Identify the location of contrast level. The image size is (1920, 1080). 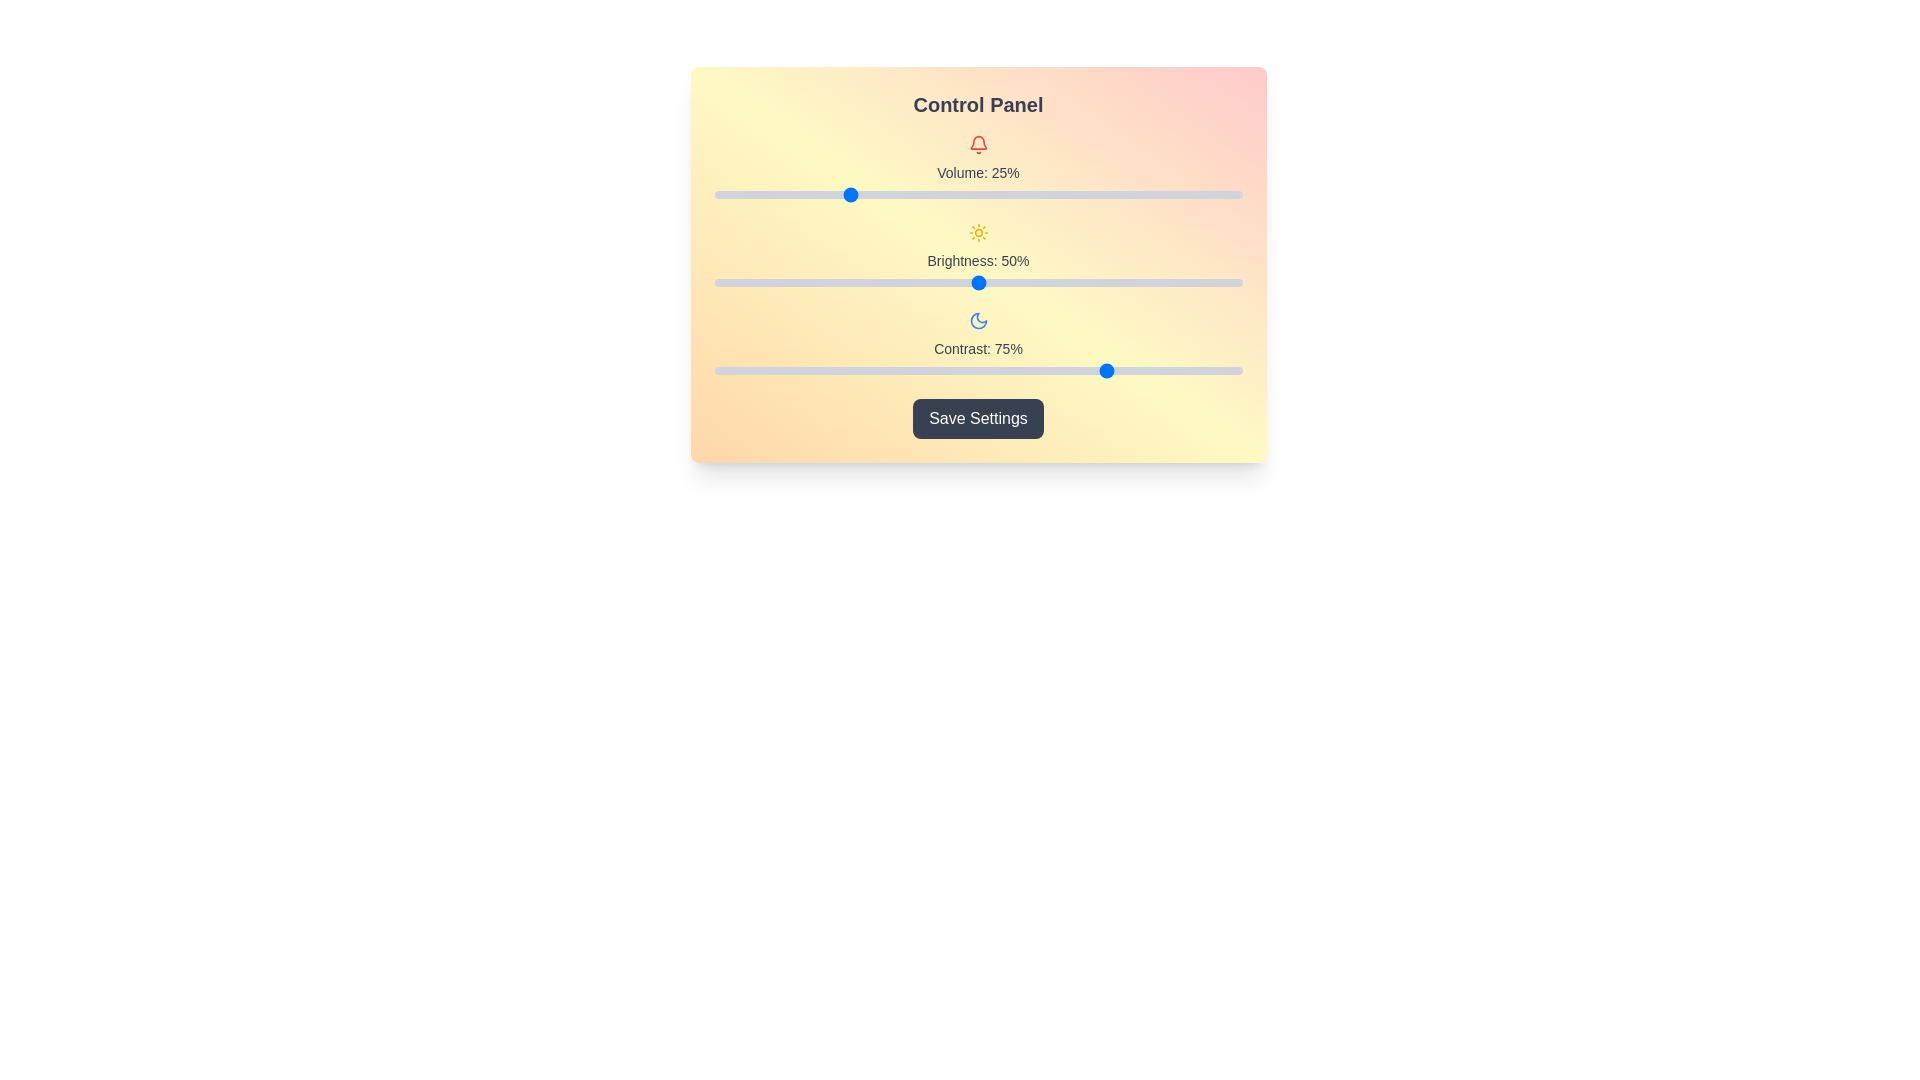
(1051, 370).